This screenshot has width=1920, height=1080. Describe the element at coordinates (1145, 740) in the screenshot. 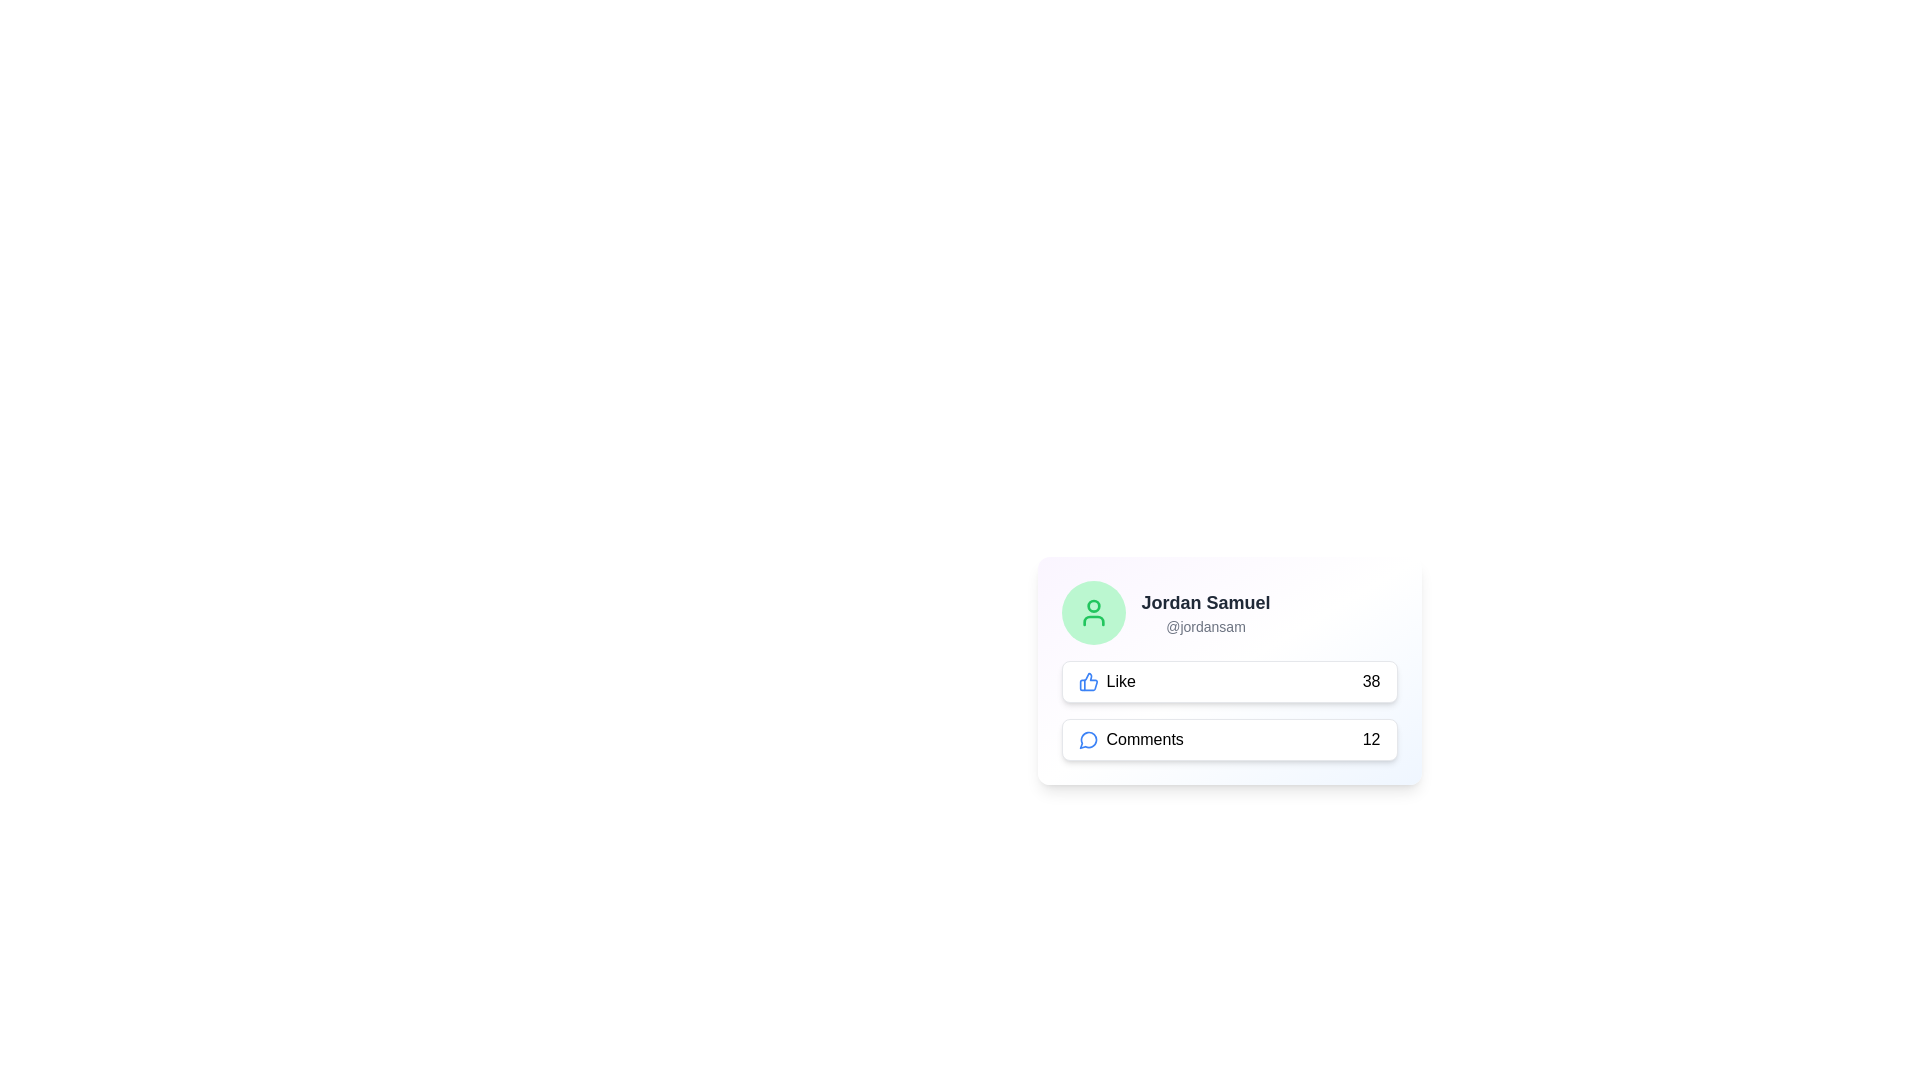

I see `the Text Display Label element that displays the word 'Comments', which is styled in black and positioned next to a chat bubble icon, to understand its purpose` at that location.